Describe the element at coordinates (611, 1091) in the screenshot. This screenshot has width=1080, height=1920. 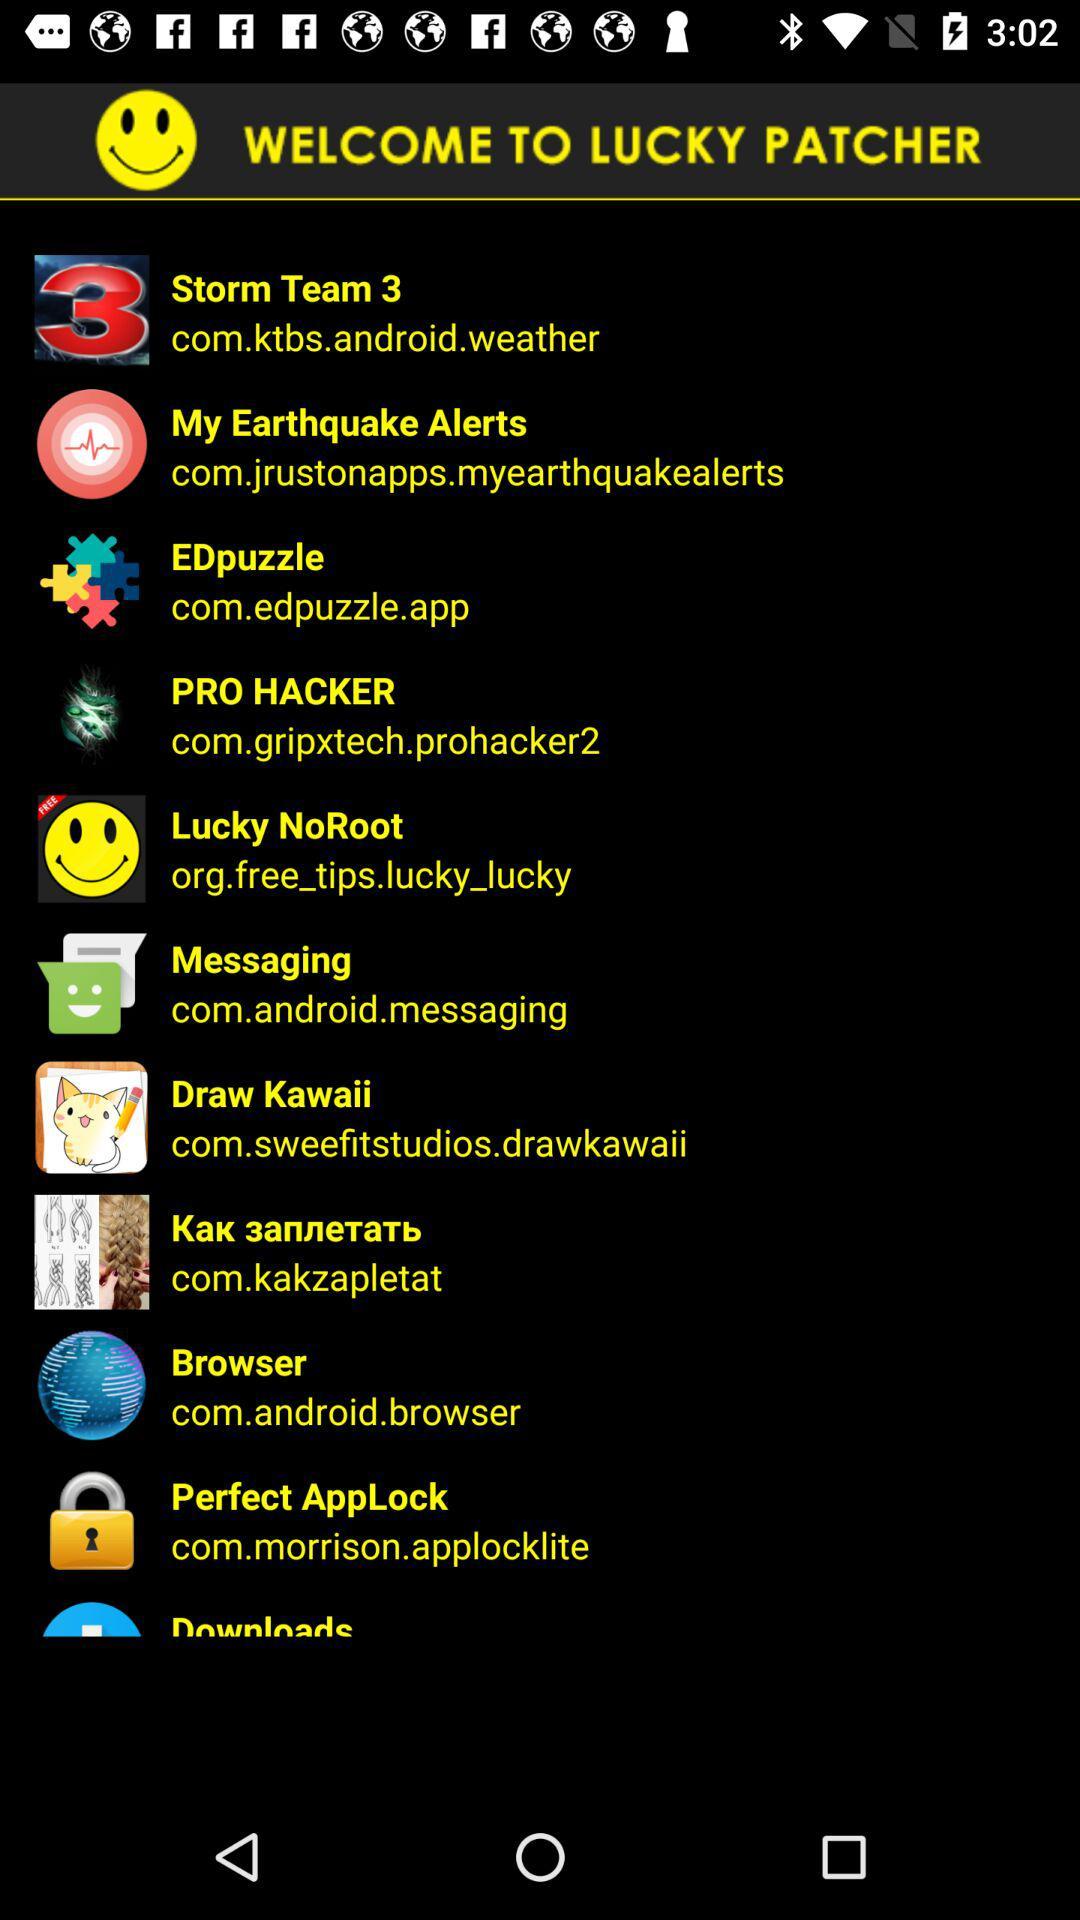
I see `draw kawaii item` at that location.